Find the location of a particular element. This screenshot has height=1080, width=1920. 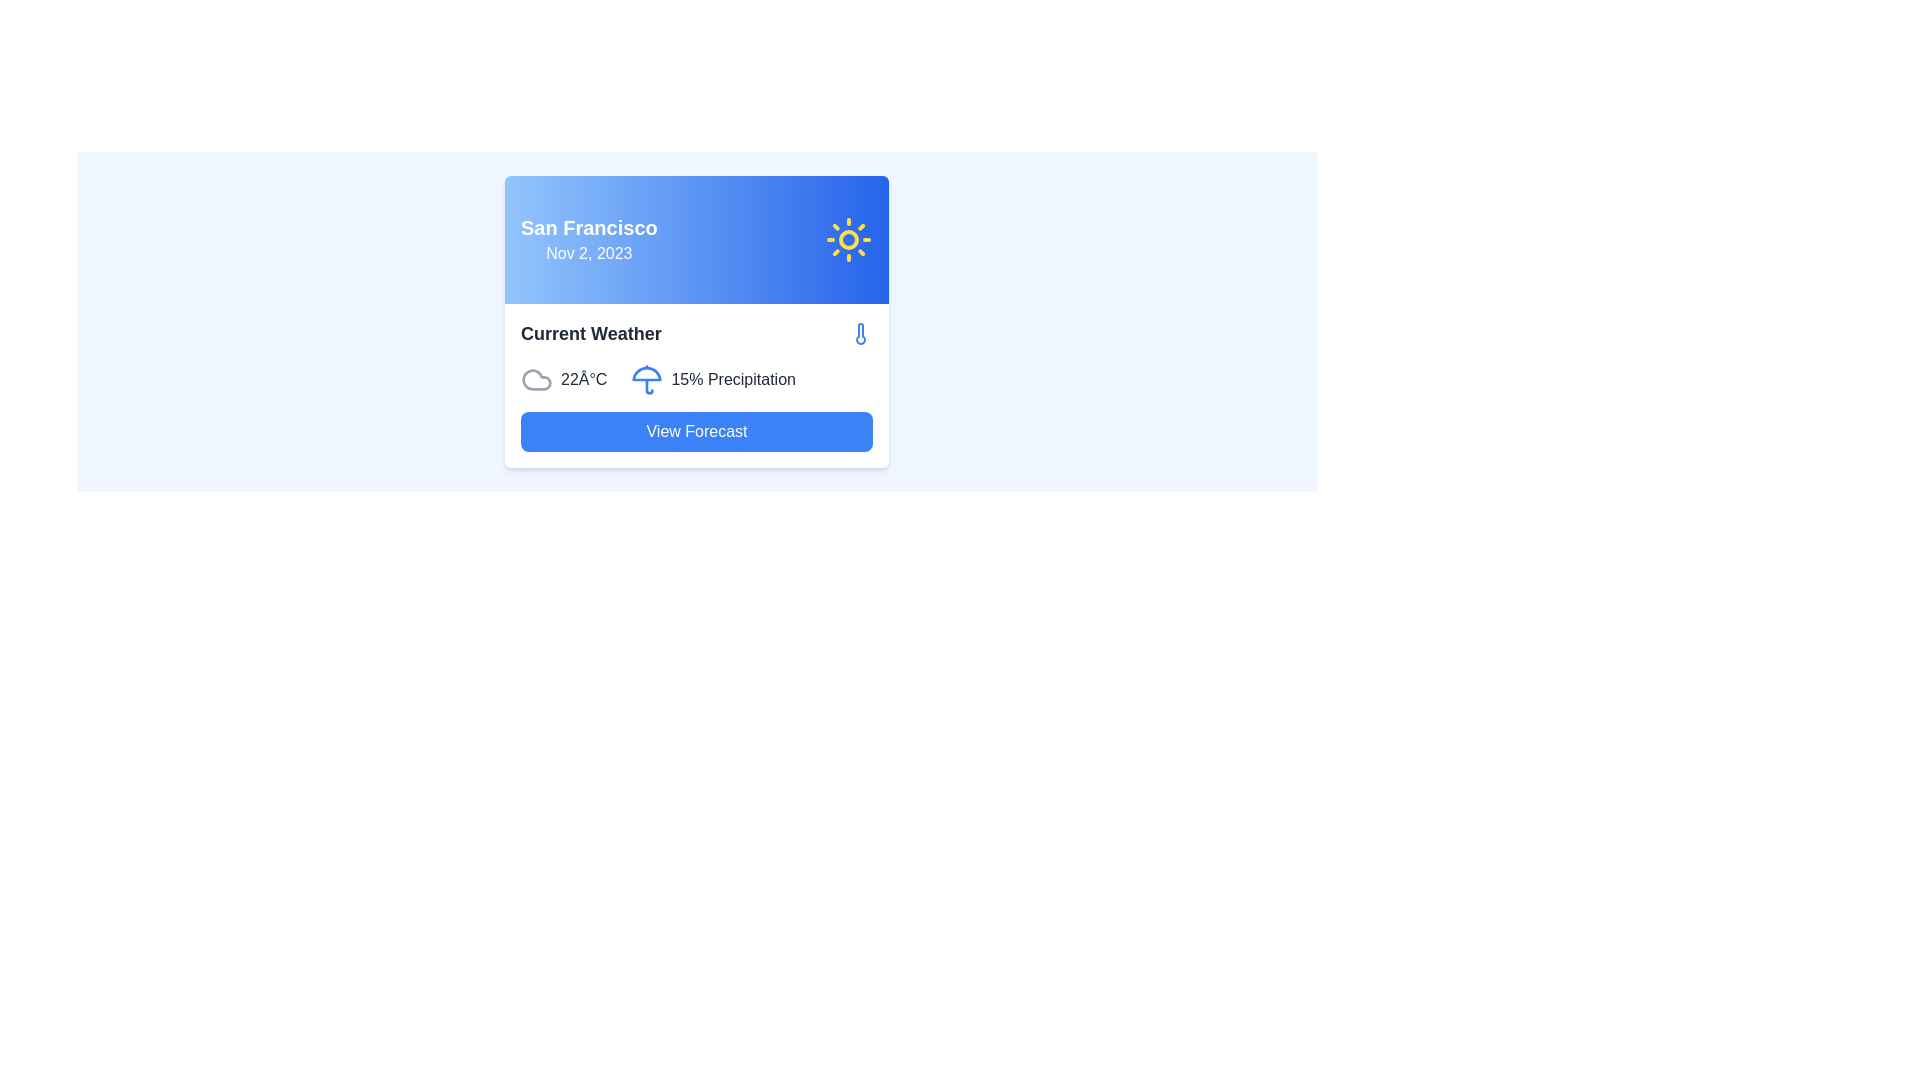

the center circle within the sun icon on the weather card located in the top-right section of the interface is located at coordinates (849, 238).